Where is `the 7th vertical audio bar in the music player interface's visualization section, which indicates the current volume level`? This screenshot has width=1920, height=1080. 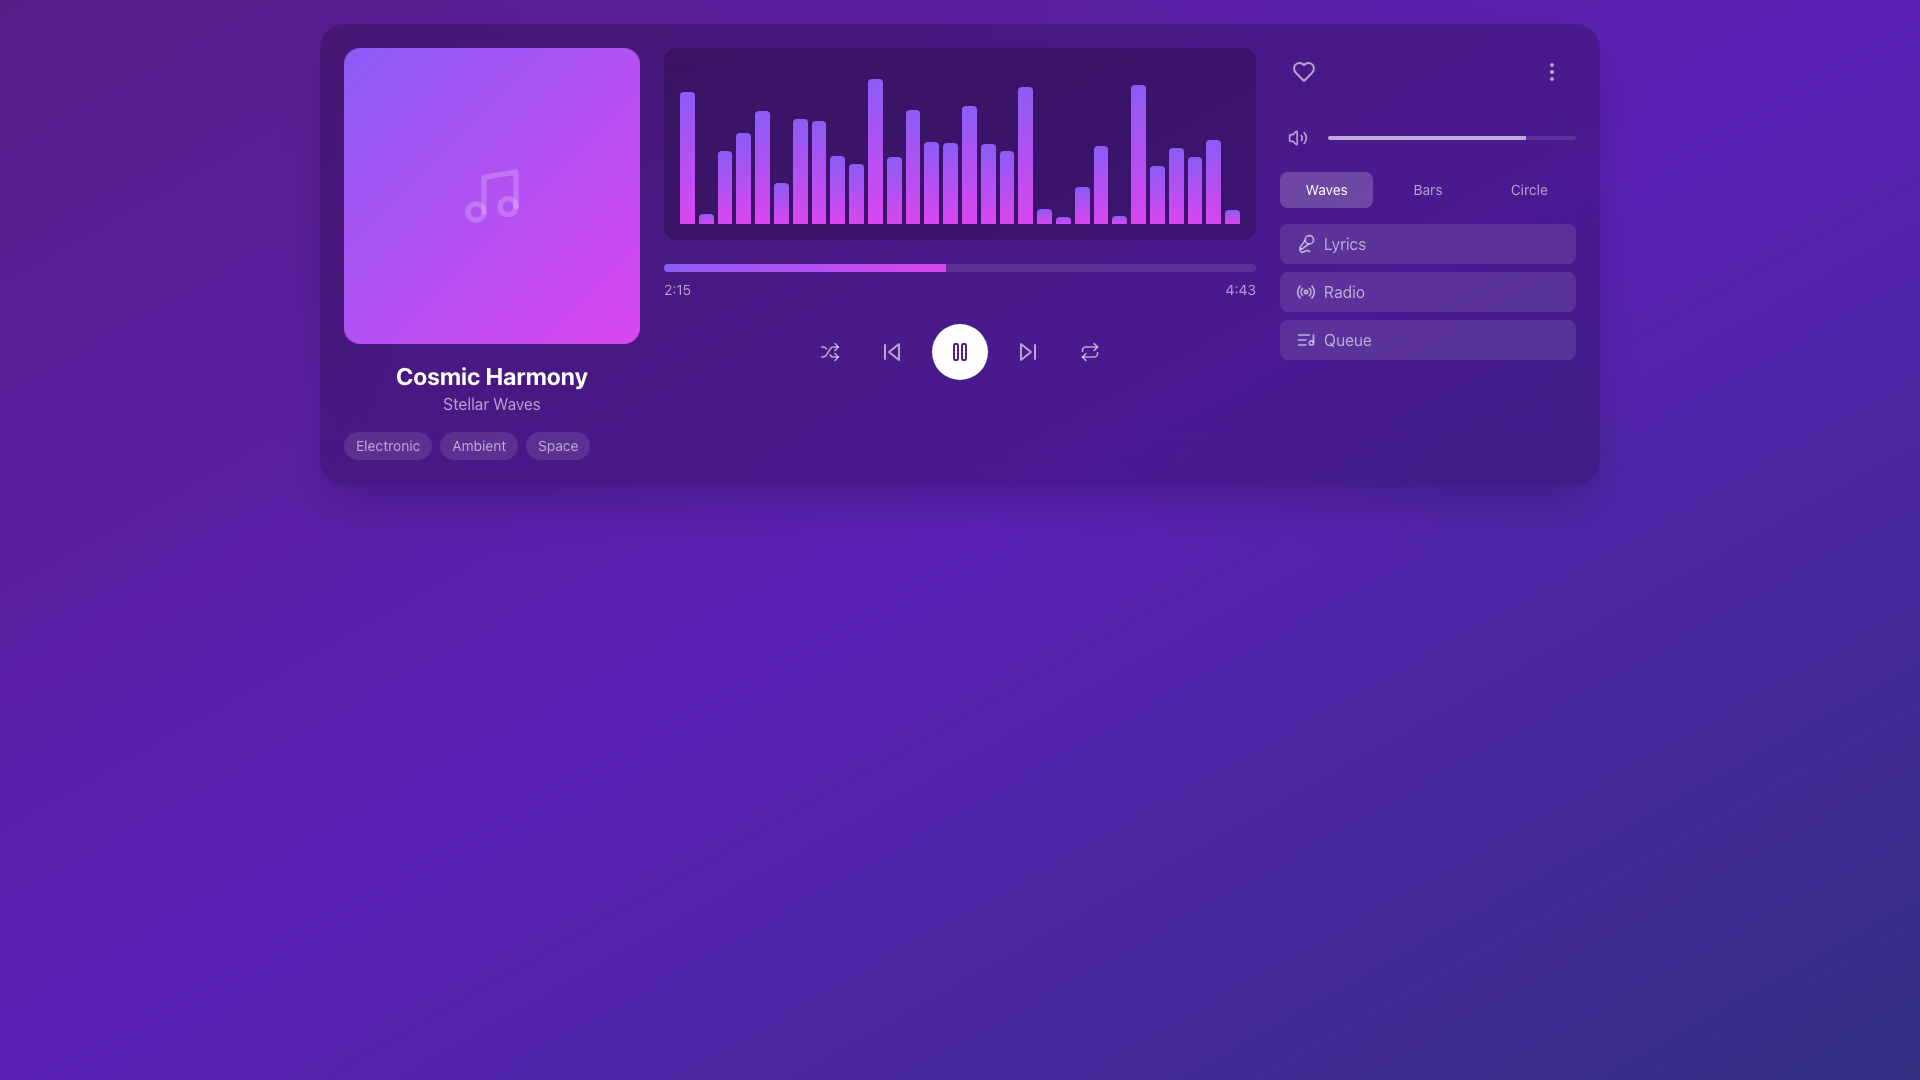
the 7th vertical audio bar in the music player interface's visualization section, which indicates the current volume level is located at coordinates (800, 170).